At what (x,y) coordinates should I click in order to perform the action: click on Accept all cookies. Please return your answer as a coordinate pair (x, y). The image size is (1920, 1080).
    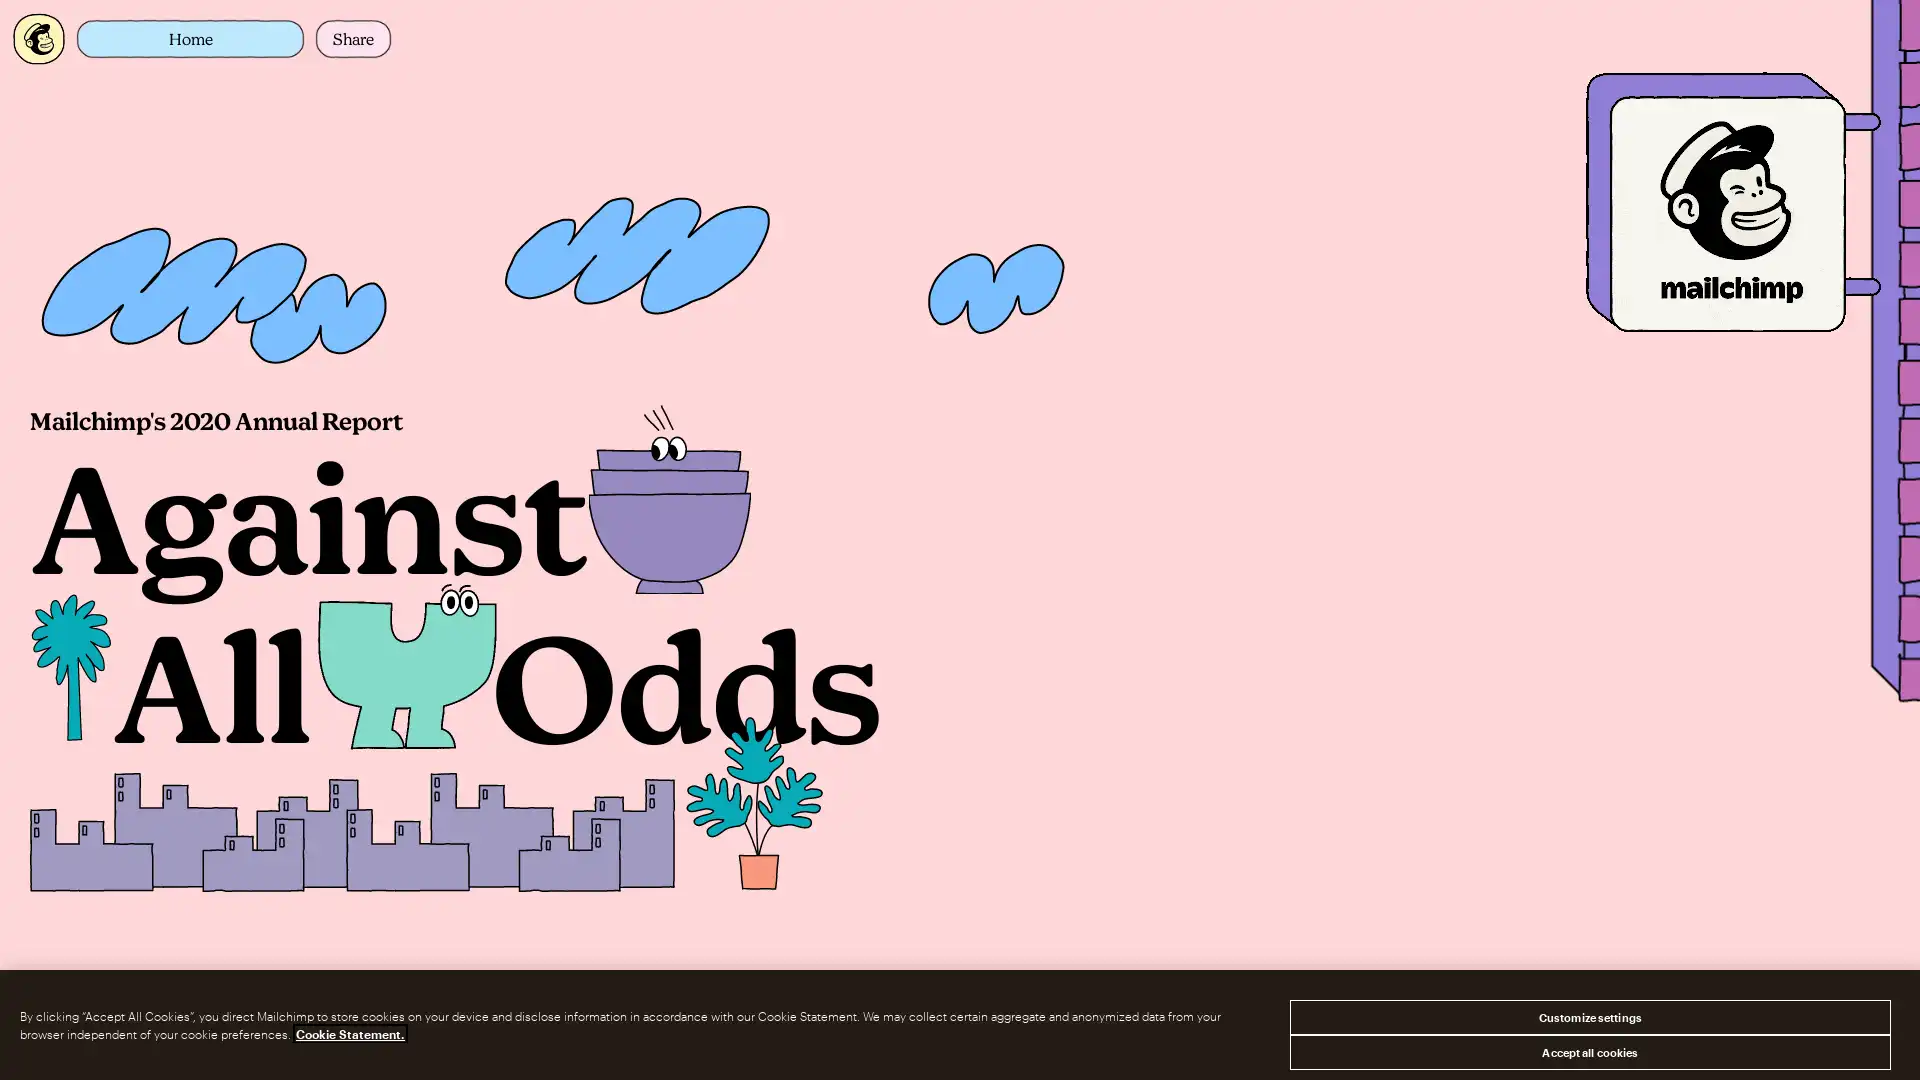
    Looking at the image, I should click on (1588, 1051).